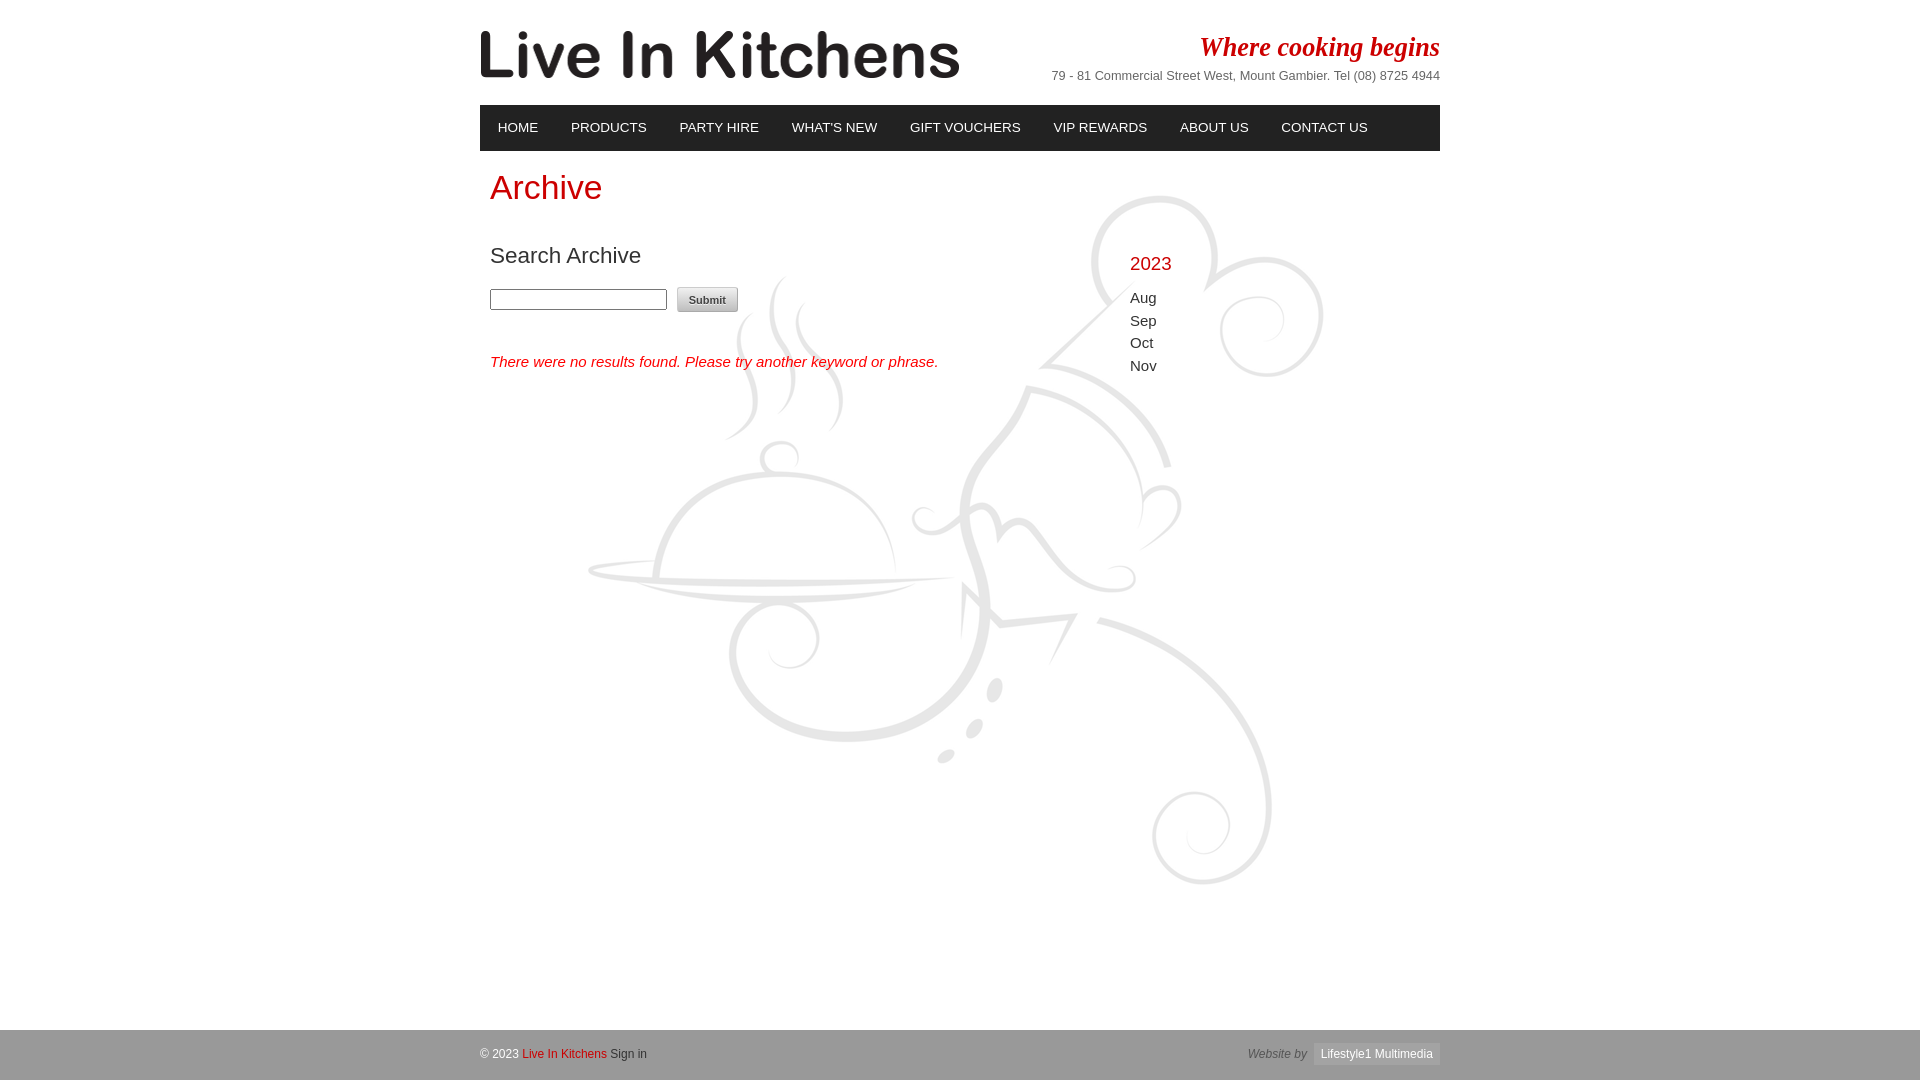 Image resolution: width=1920 pixels, height=1080 pixels. I want to click on 'Live In Kitchens', so click(563, 1052).